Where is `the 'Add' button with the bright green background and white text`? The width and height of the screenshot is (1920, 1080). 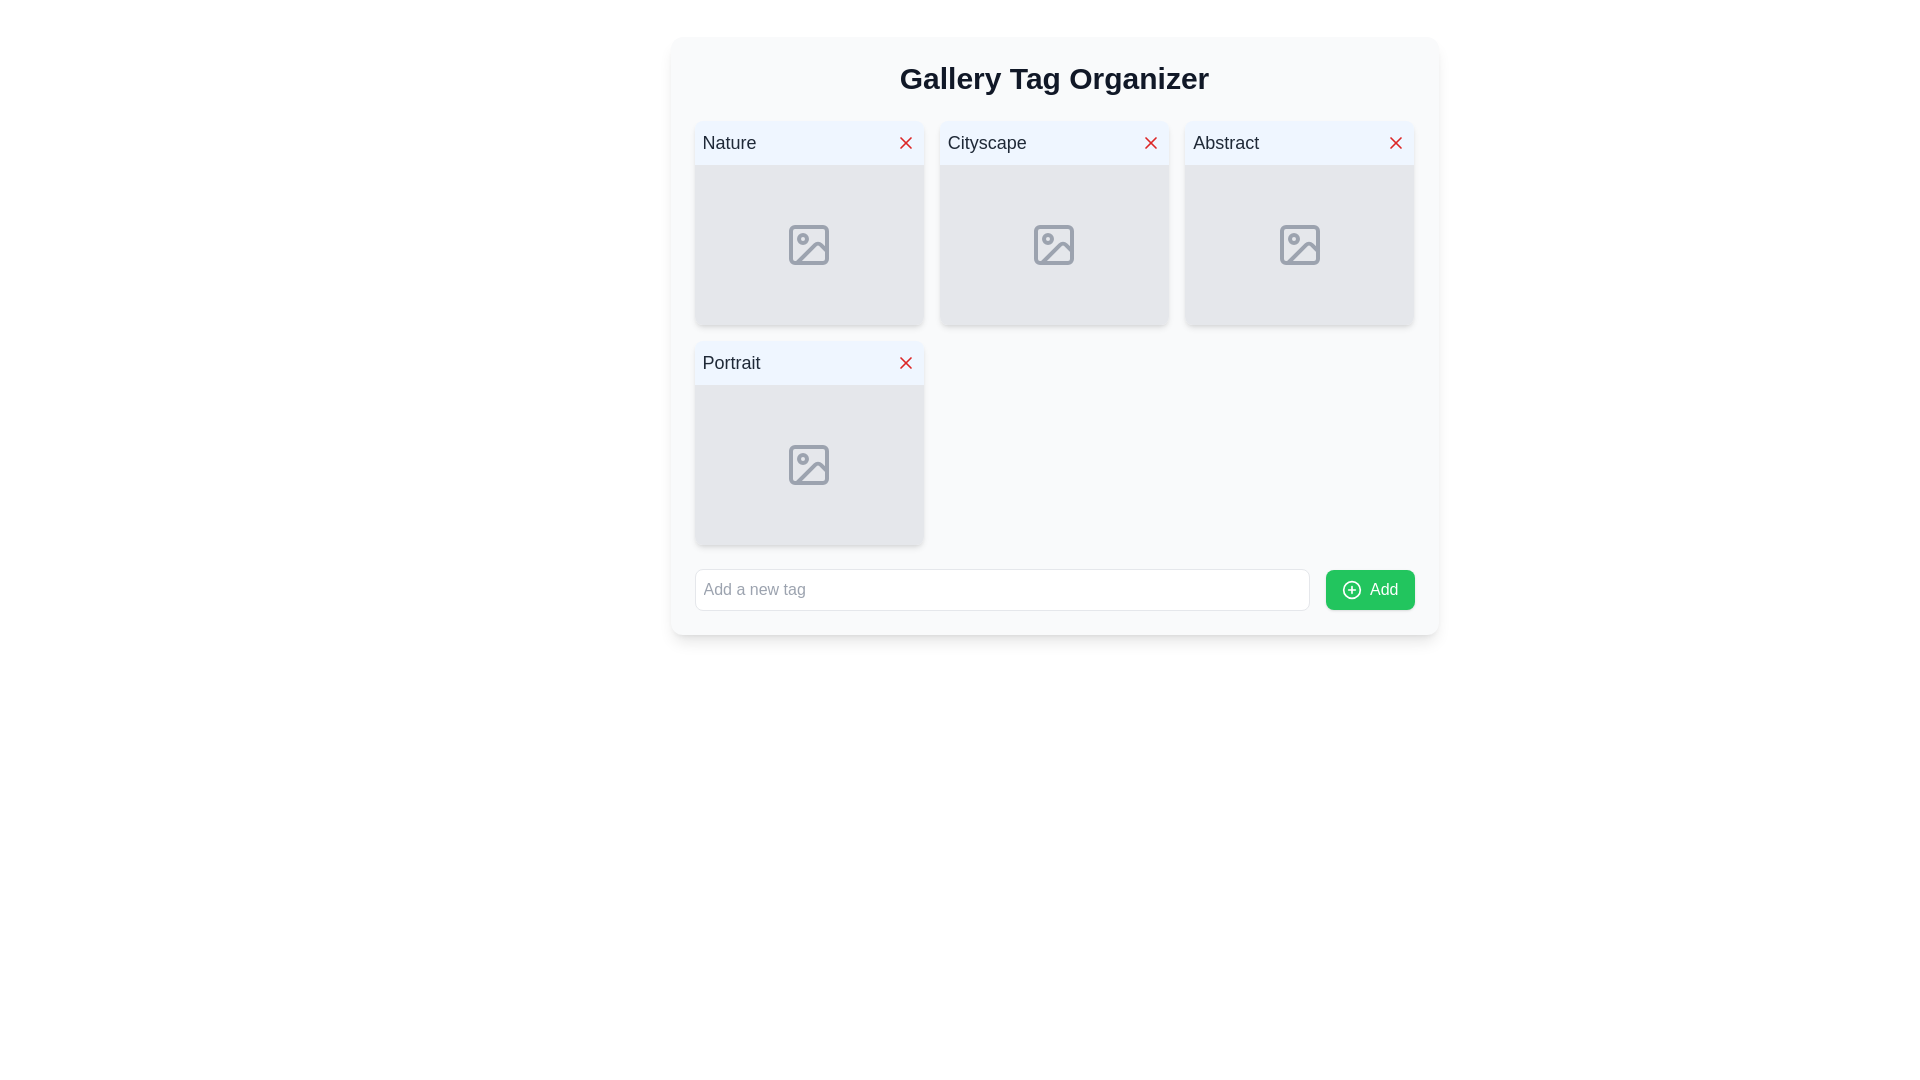
the 'Add' button with the bright green background and white text is located at coordinates (1369, 589).